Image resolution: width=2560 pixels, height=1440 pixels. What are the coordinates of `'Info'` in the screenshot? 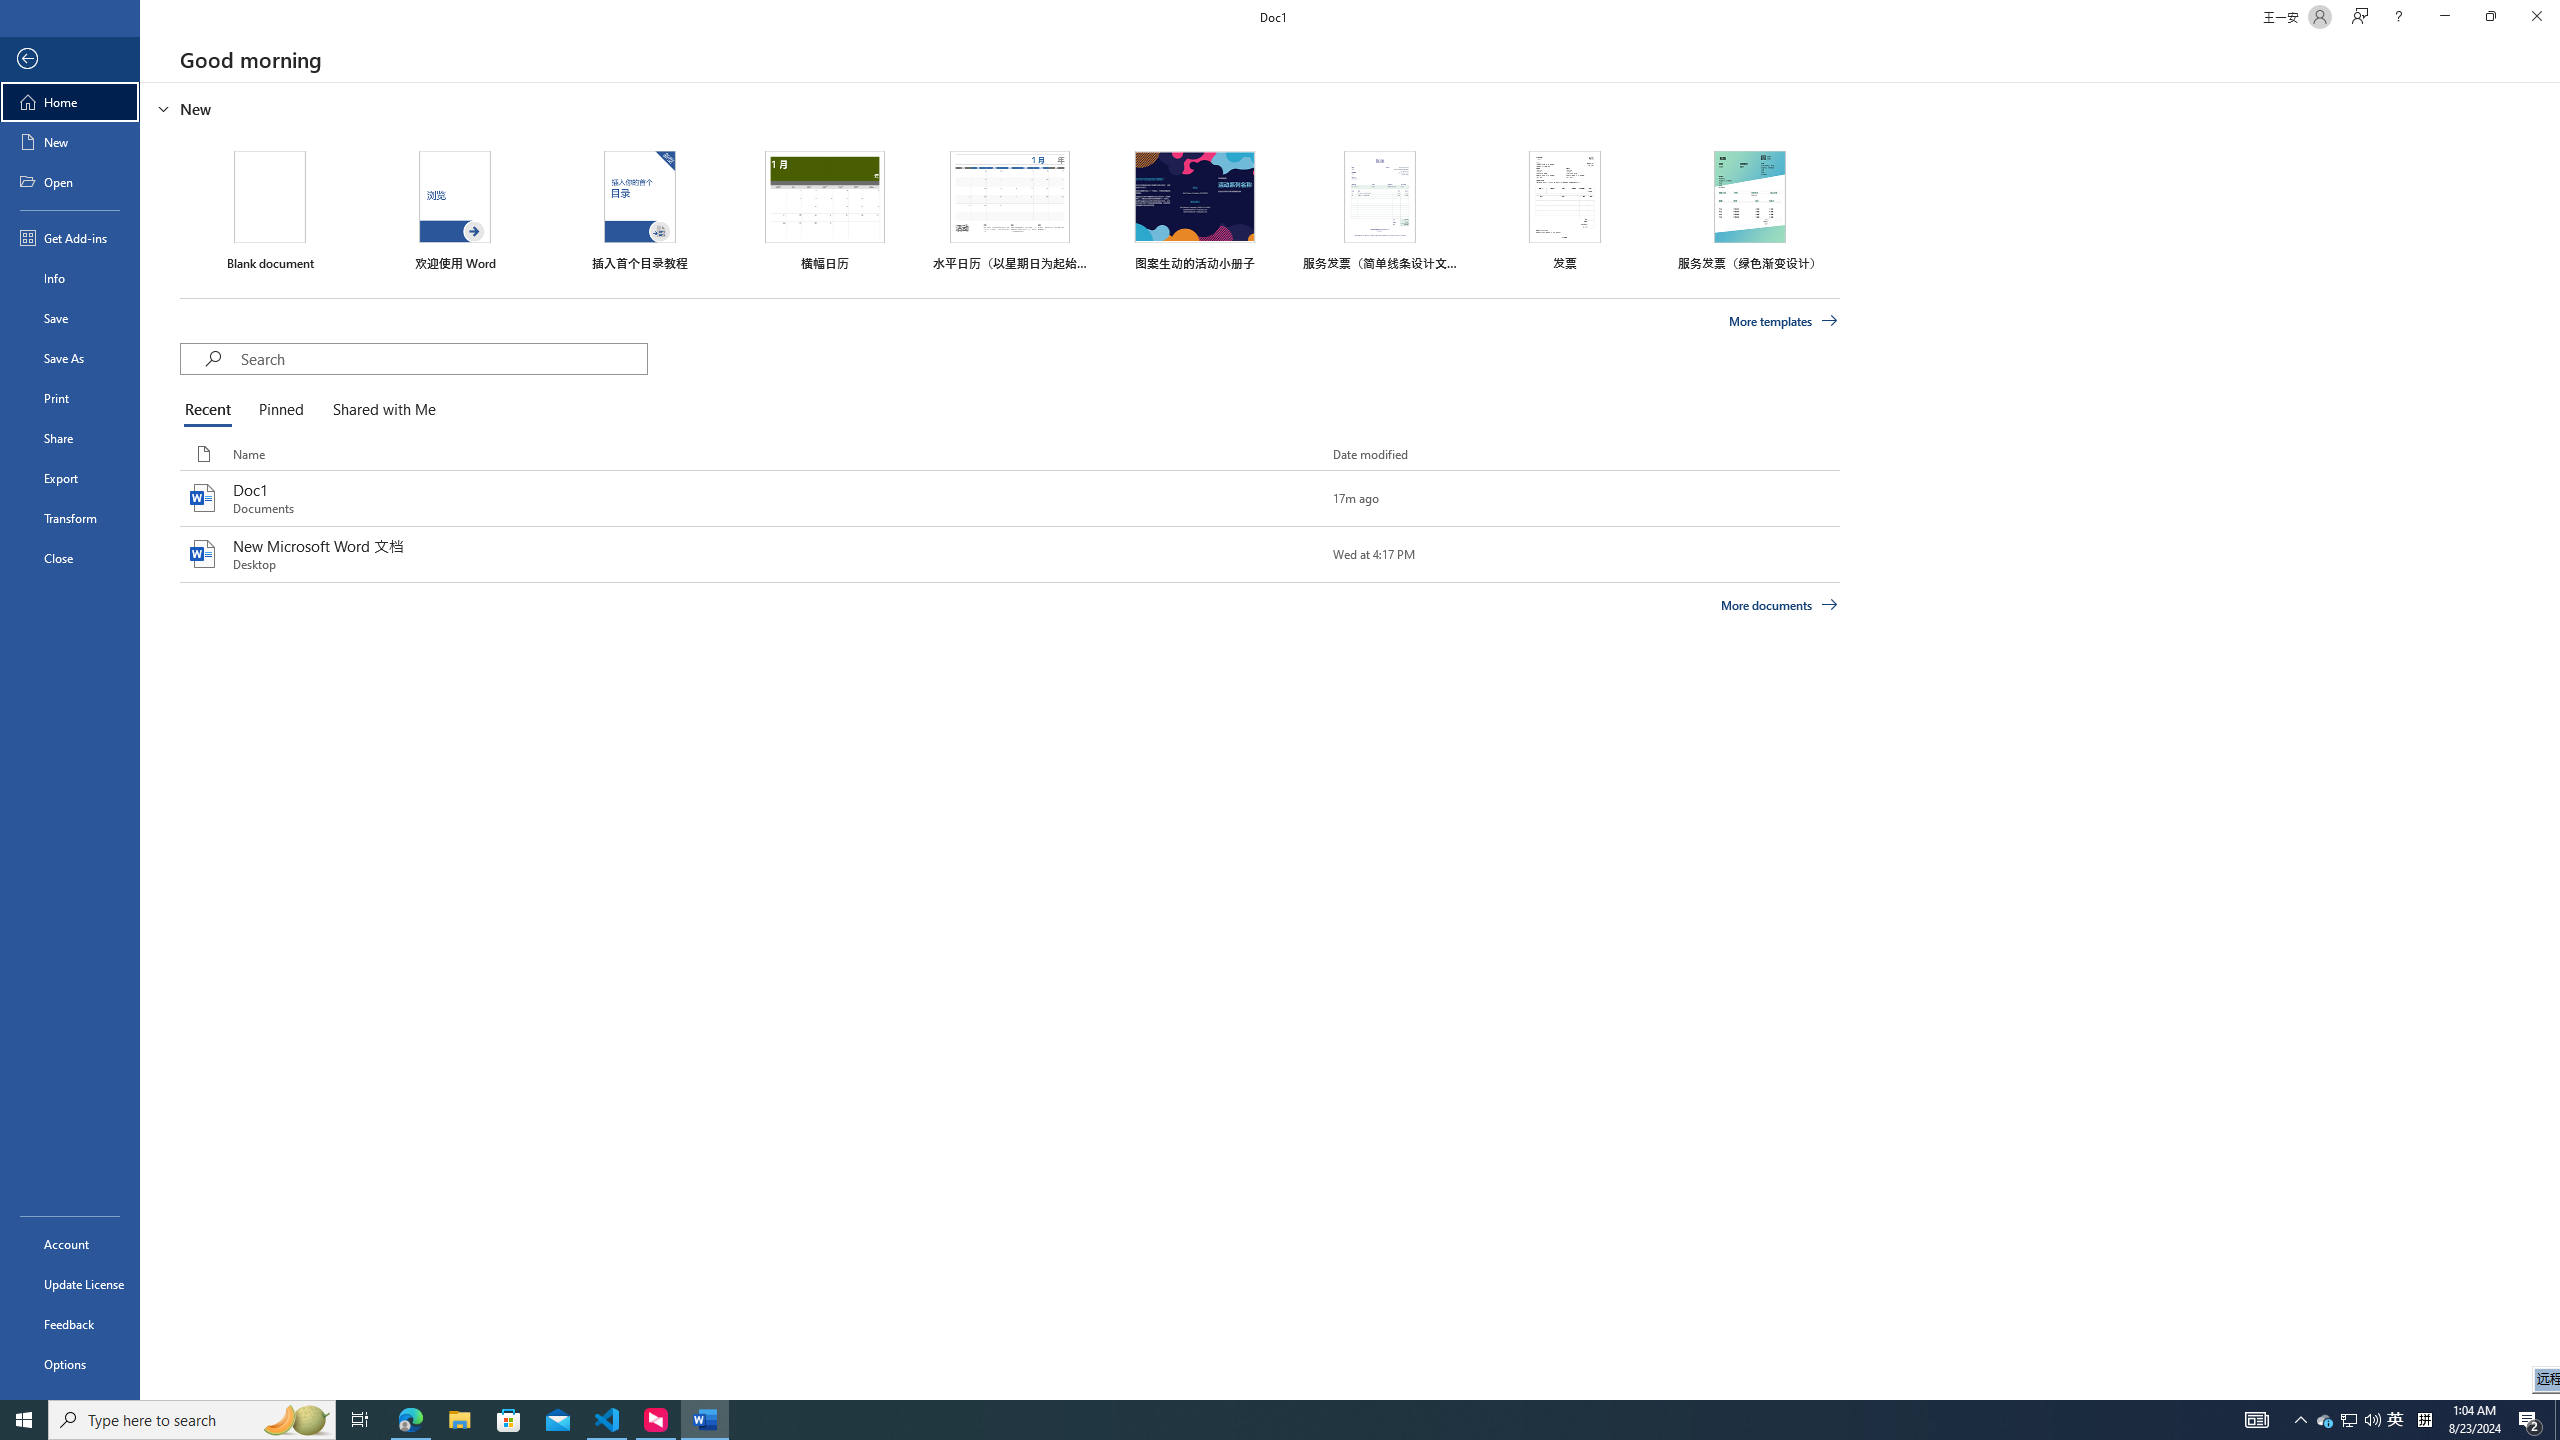 It's located at (69, 276).